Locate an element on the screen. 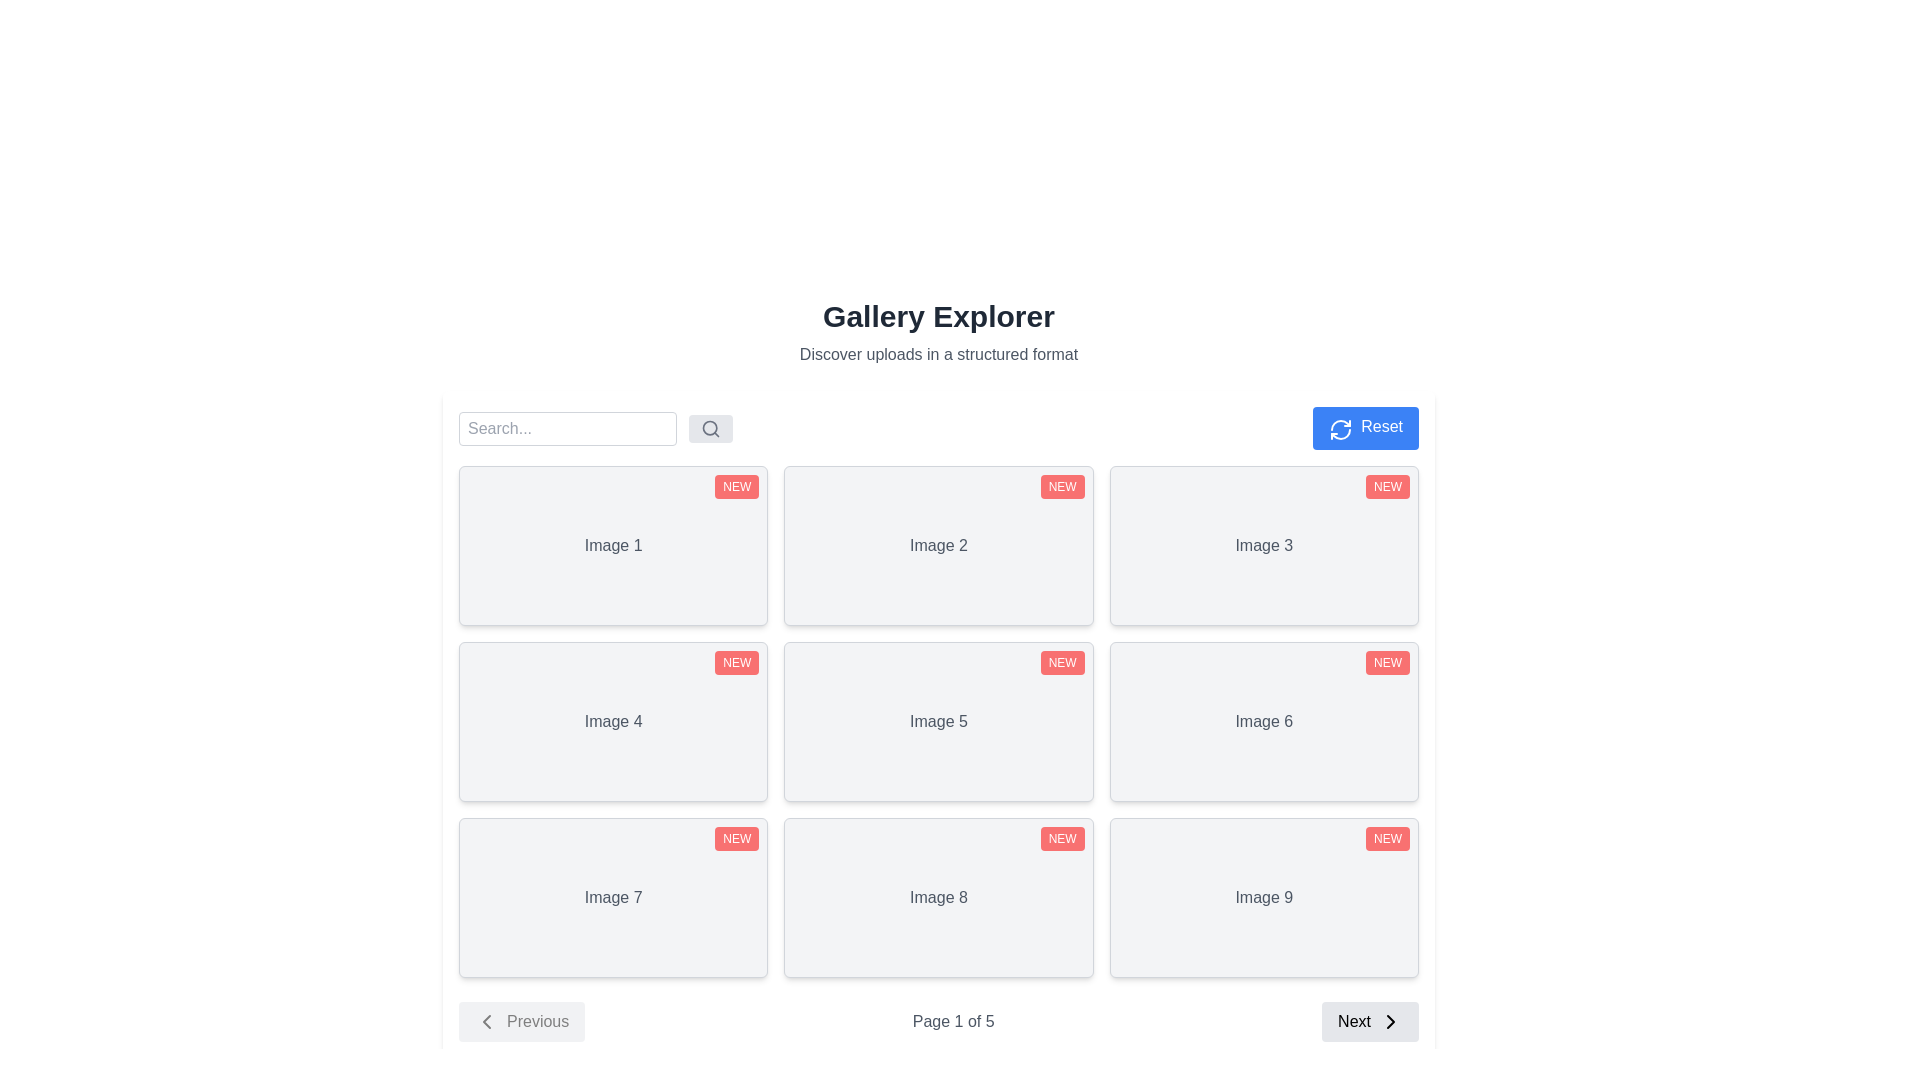  the badge label in the top-right corner that indicates new or updated content, associated with 'Image 5' is located at coordinates (1061, 663).